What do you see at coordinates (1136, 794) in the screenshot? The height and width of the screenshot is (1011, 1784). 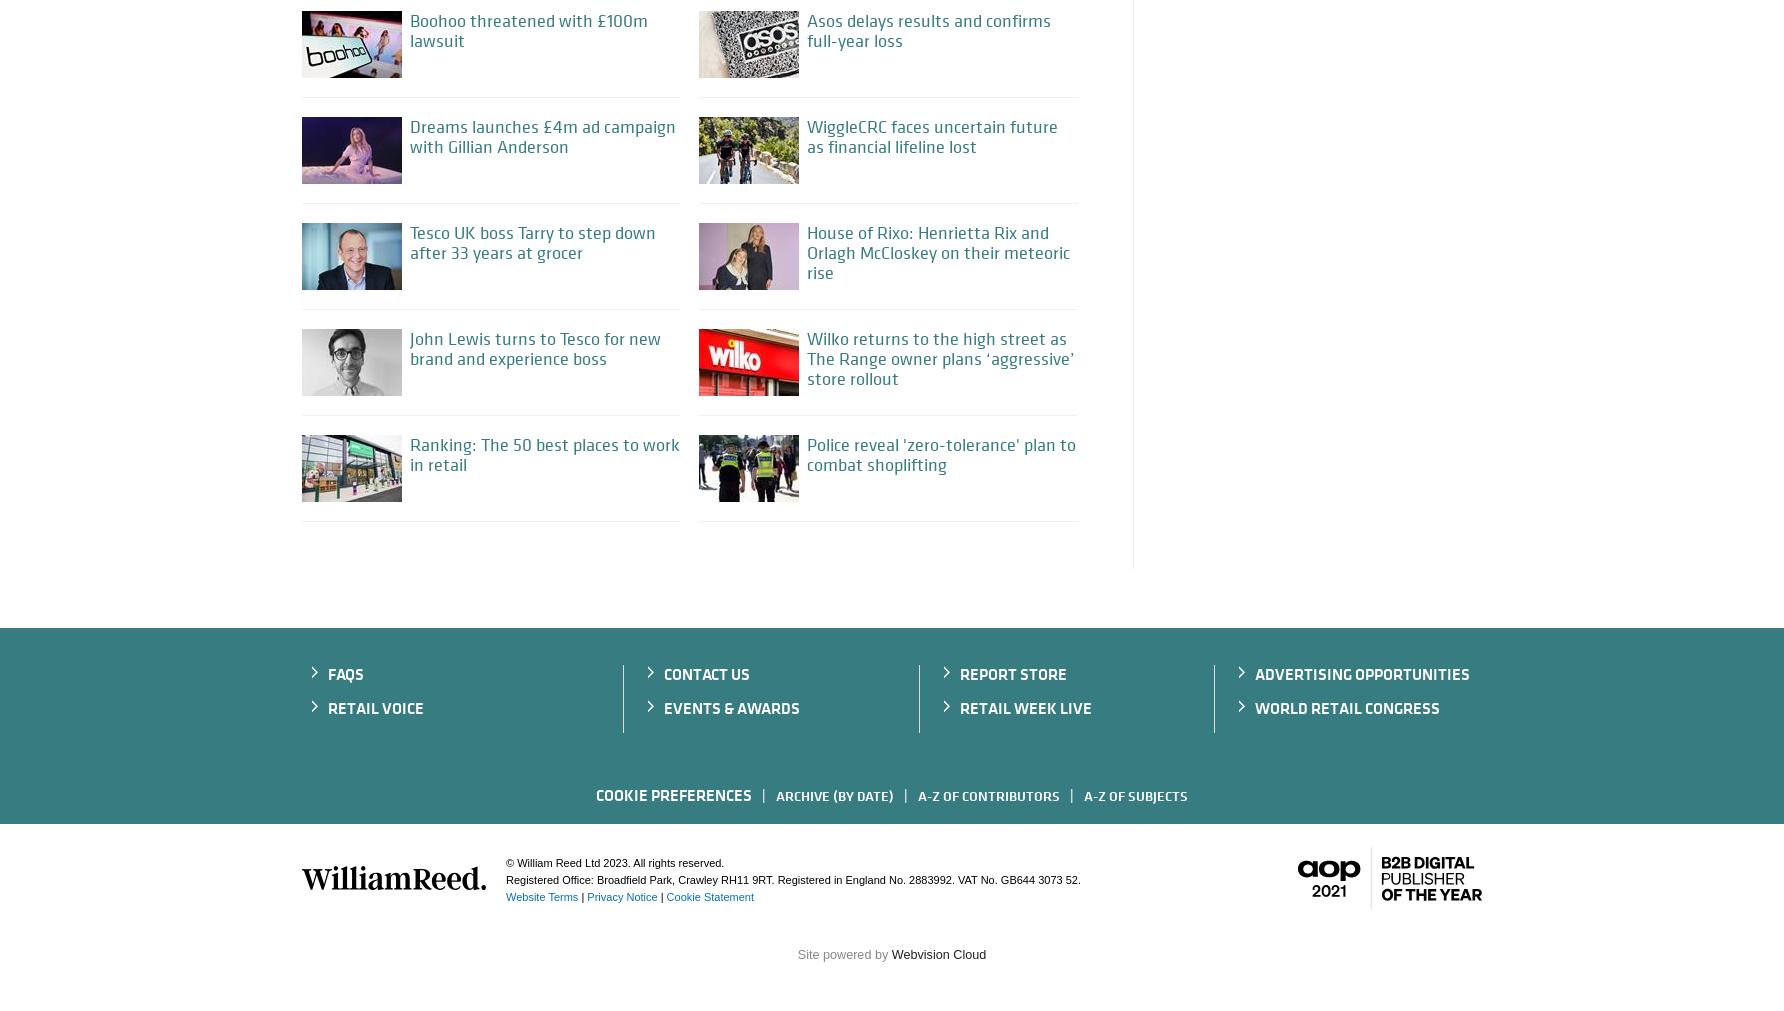 I see `'A-Z of subjects'` at bounding box center [1136, 794].